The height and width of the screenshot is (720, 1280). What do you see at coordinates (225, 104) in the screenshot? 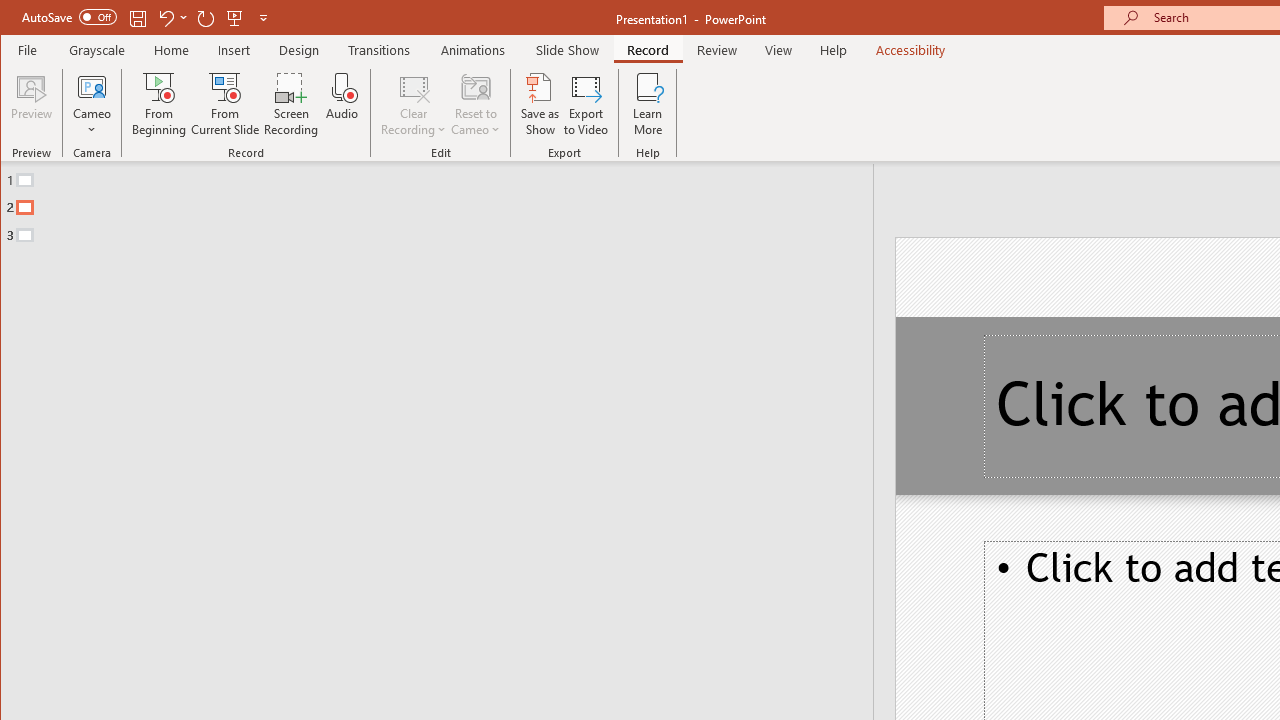
I see `'From Current Slide...'` at bounding box center [225, 104].